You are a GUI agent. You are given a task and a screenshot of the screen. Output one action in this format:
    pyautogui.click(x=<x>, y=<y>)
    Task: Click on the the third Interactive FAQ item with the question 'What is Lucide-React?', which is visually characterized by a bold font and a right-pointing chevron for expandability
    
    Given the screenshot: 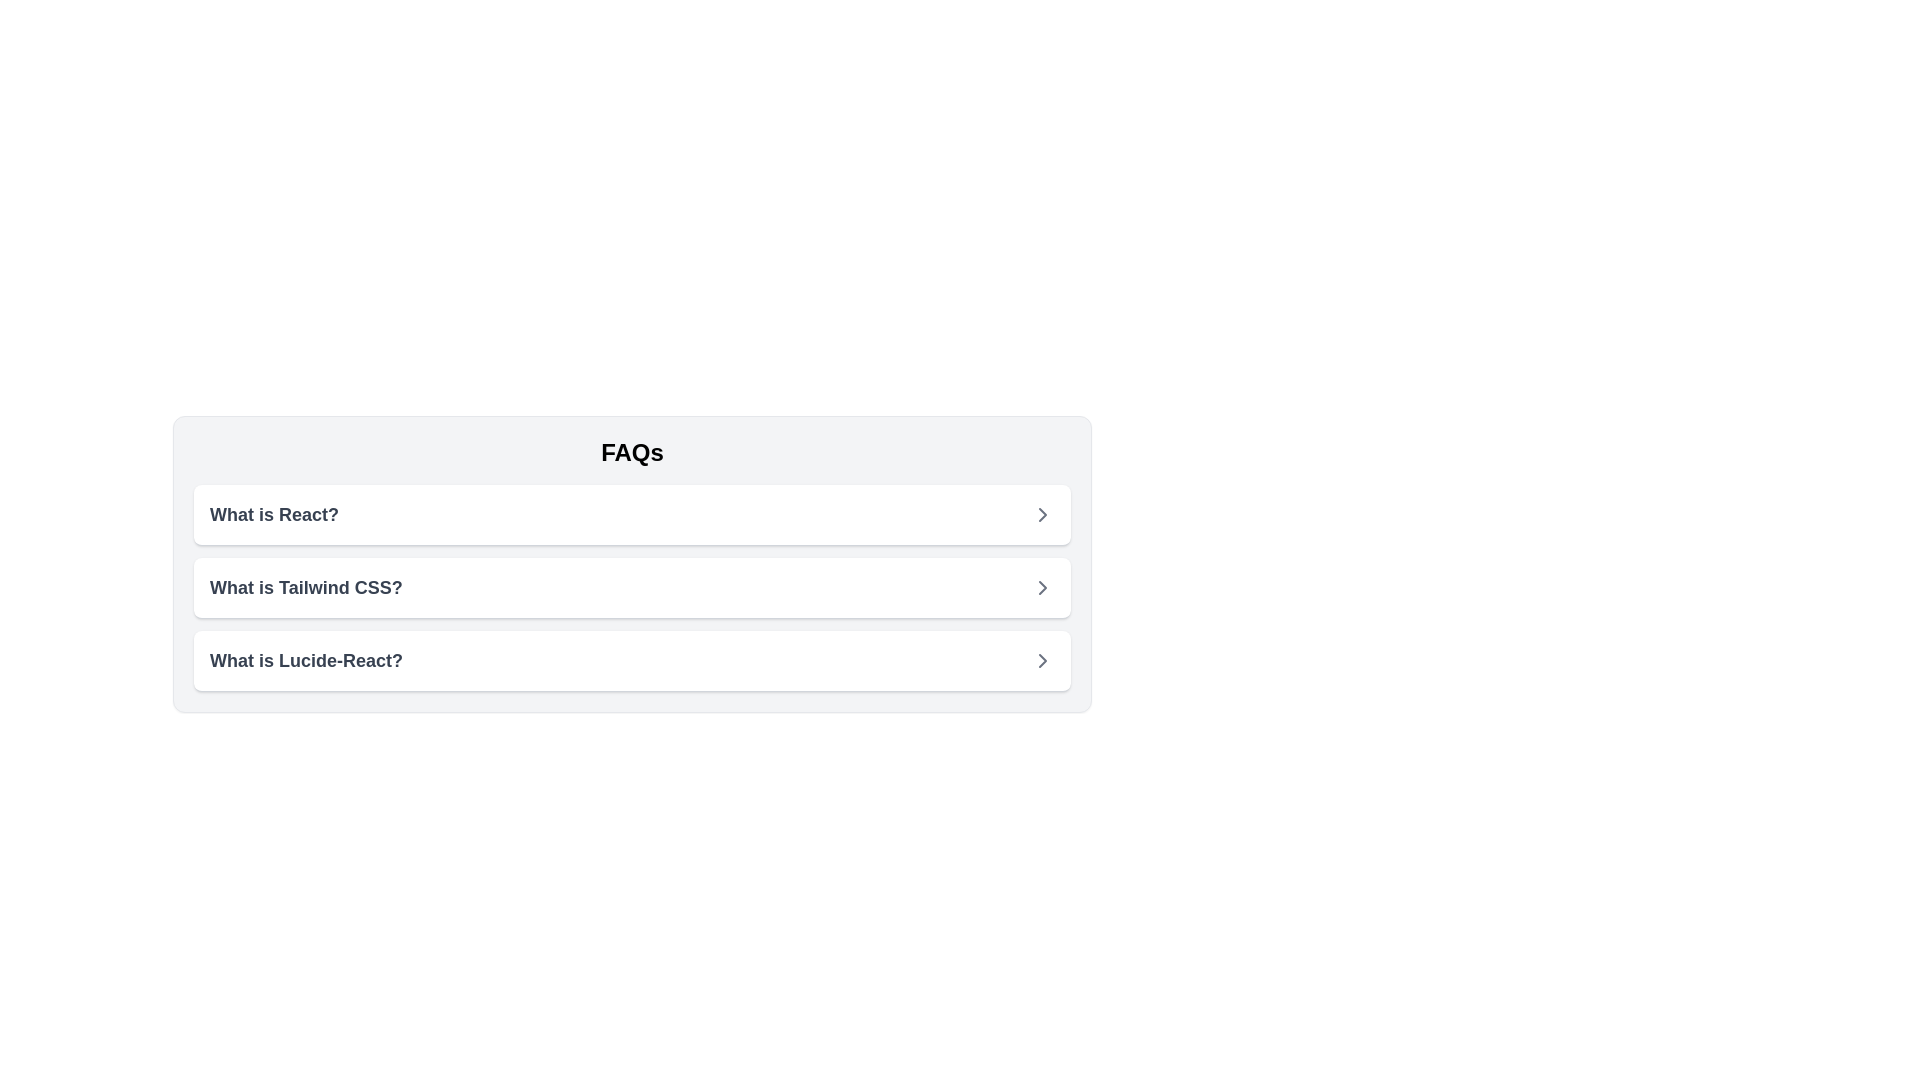 What is the action you would take?
    pyautogui.click(x=631, y=661)
    